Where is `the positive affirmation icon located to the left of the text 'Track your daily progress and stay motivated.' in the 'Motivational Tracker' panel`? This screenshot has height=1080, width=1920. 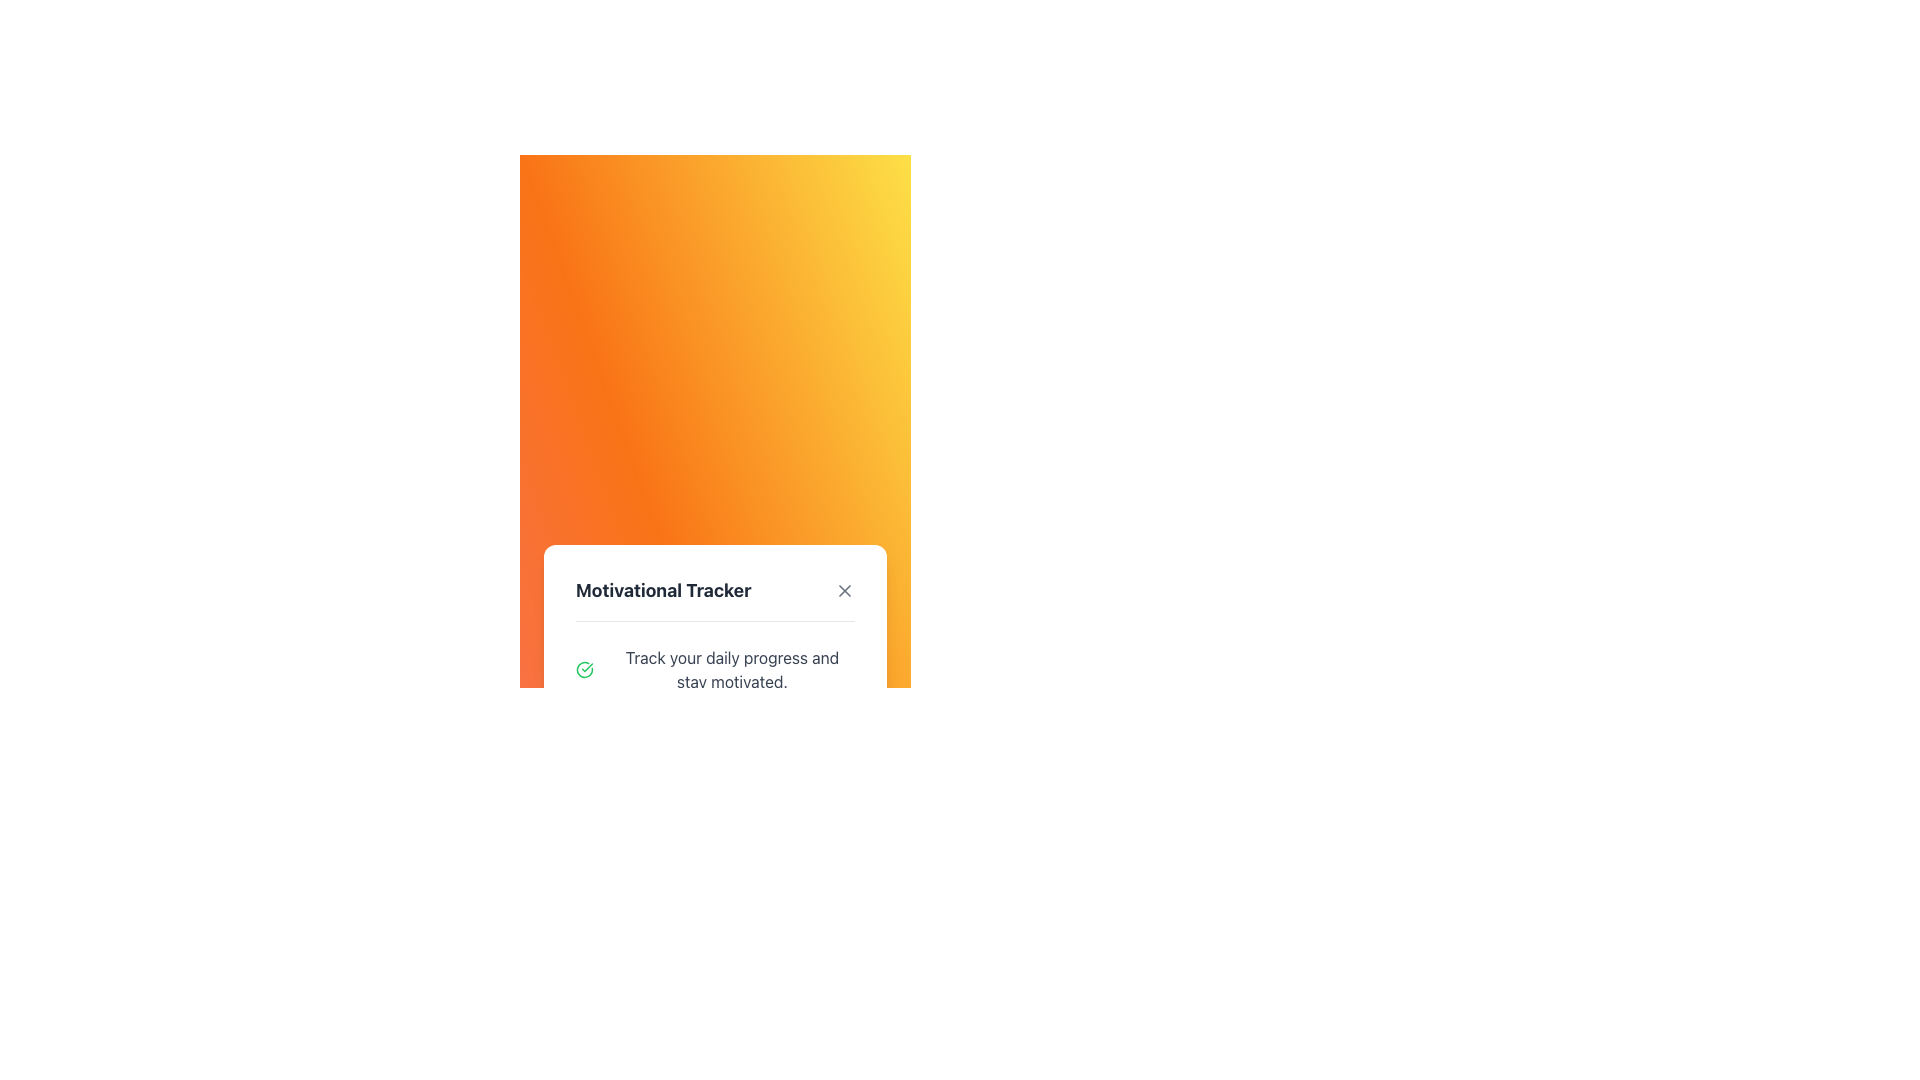 the positive affirmation icon located to the left of the text 'Track your daily progress and stay motivated.' in the 'Motivational Tracker' panel is located at coordinates (584, 669).